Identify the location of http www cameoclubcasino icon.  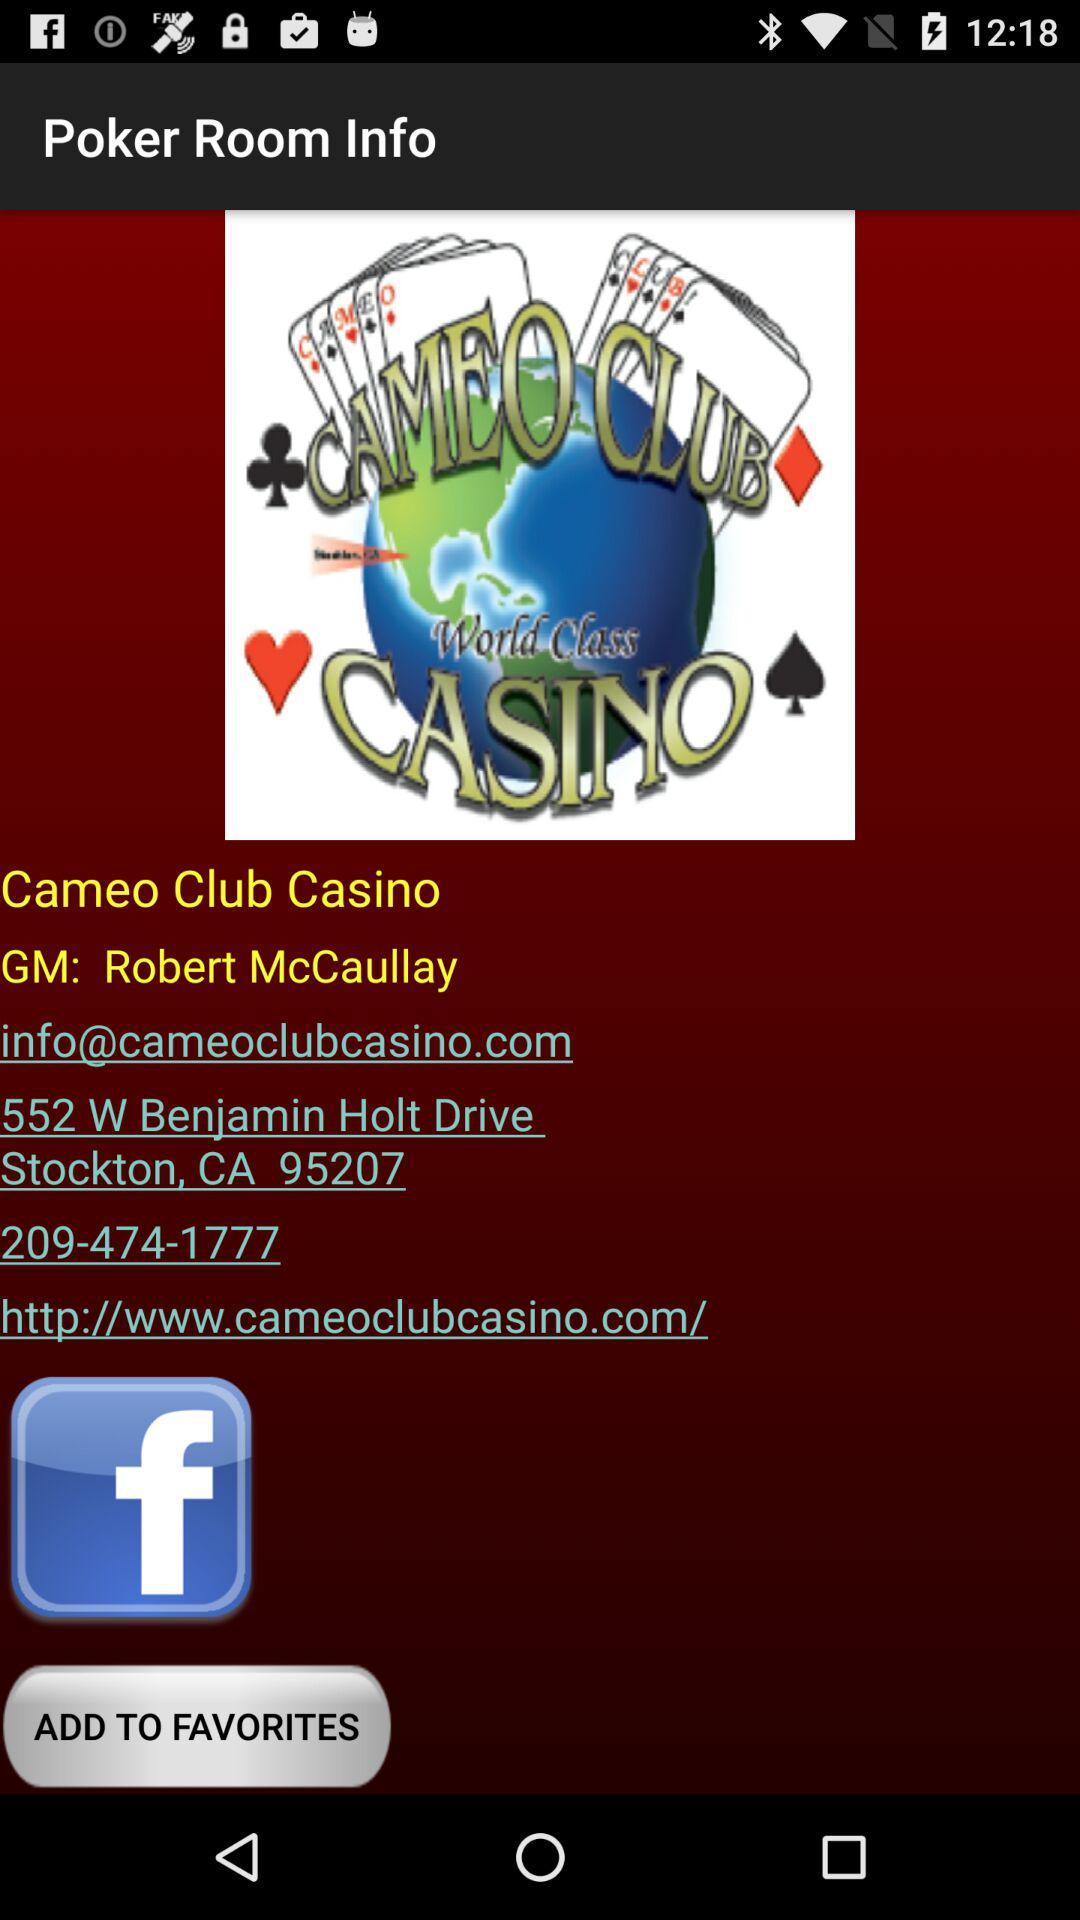
(353, 1308).